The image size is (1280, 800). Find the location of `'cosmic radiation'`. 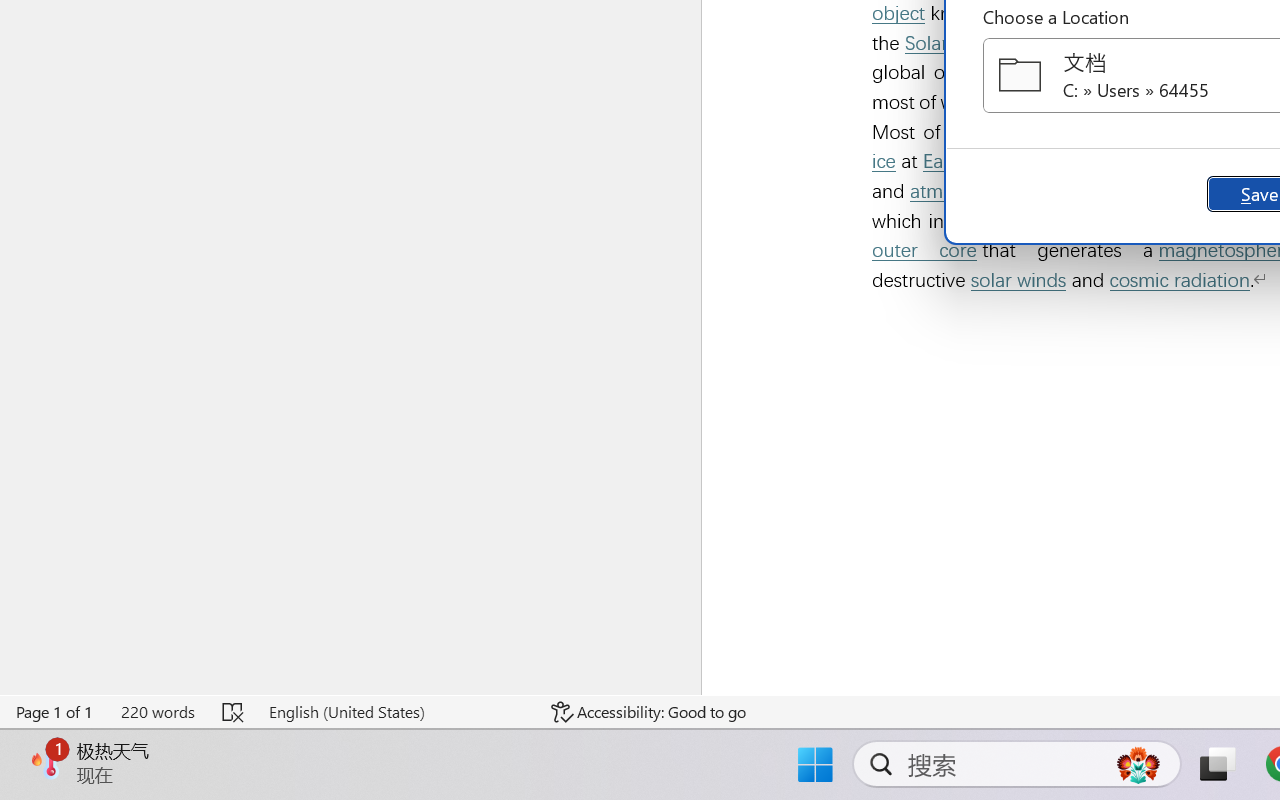

'cosmic radiation' is located at coordinates (1180, 280).